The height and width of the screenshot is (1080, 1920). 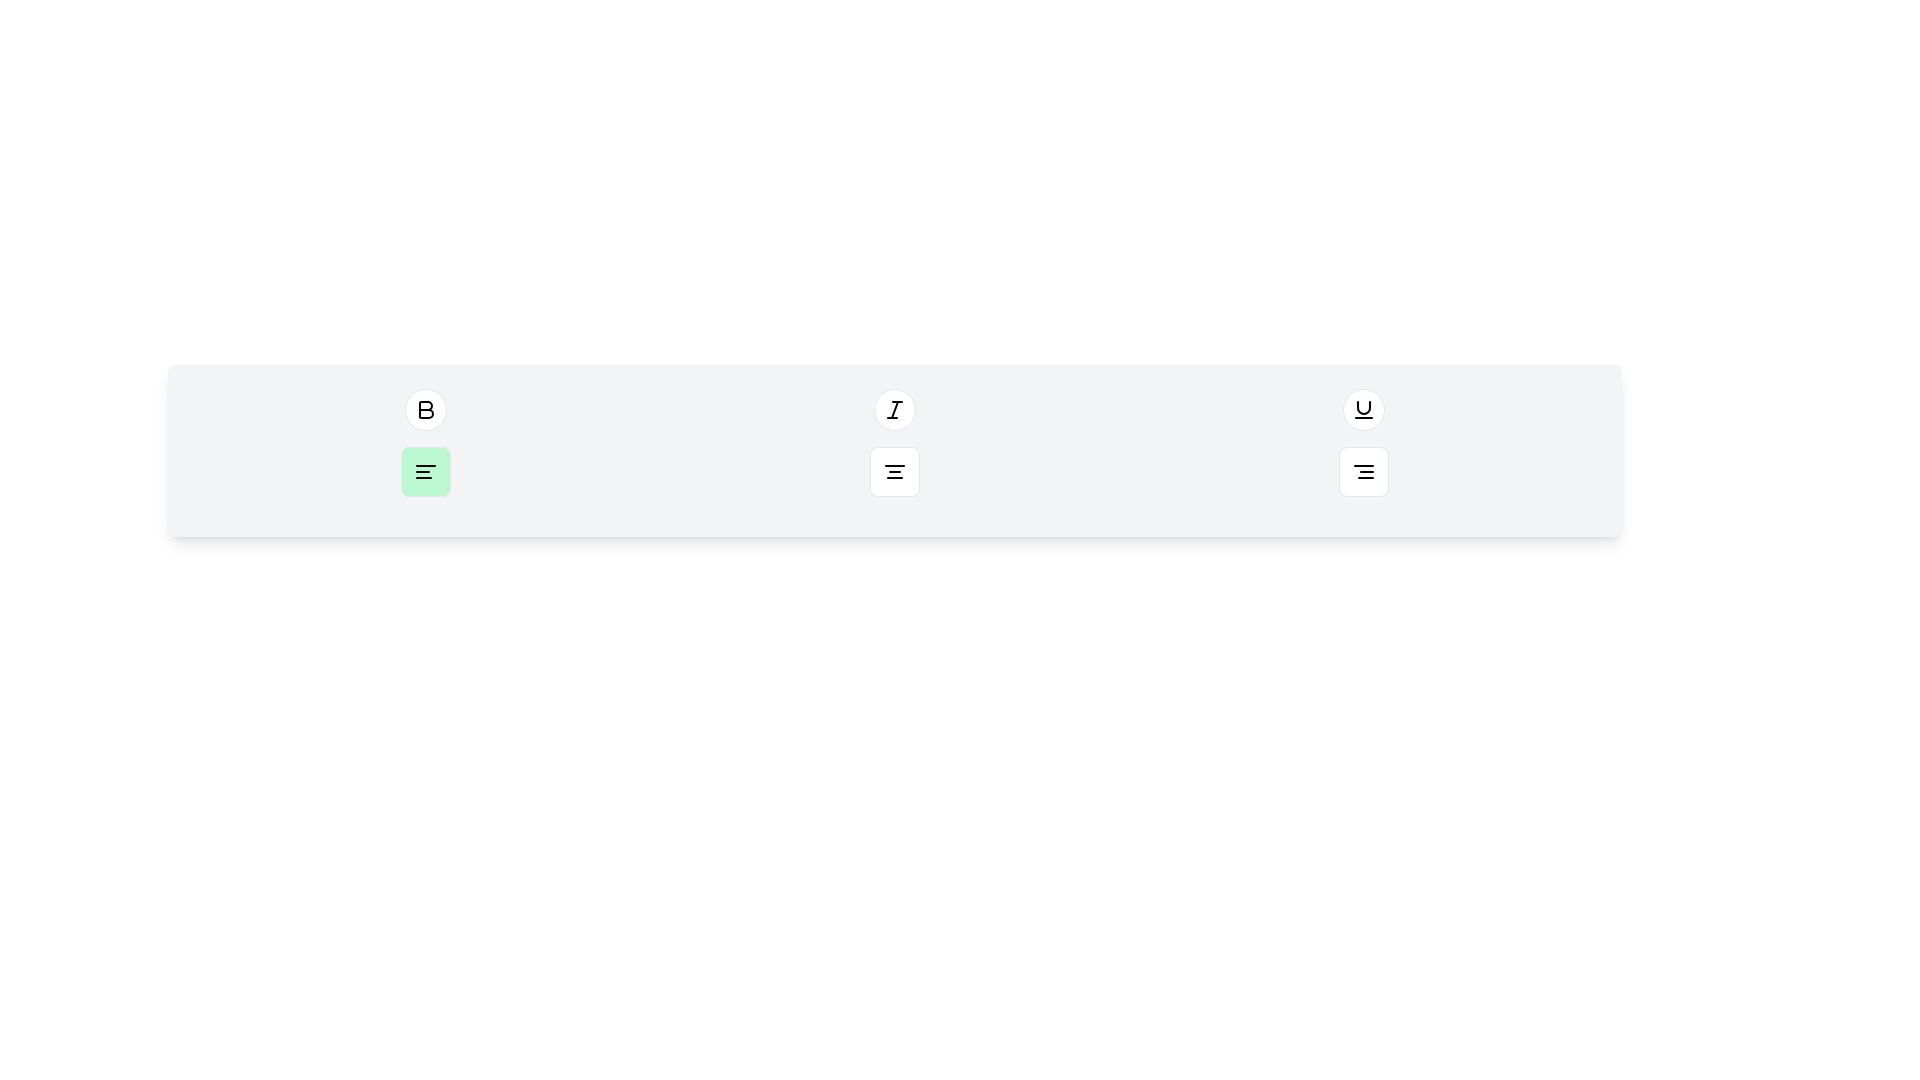 What do you see at coordinates (425, 408) in the screenshot?
I see `the bold formatting button located at the left side of the toolbar` at bounding box center [425, 408].